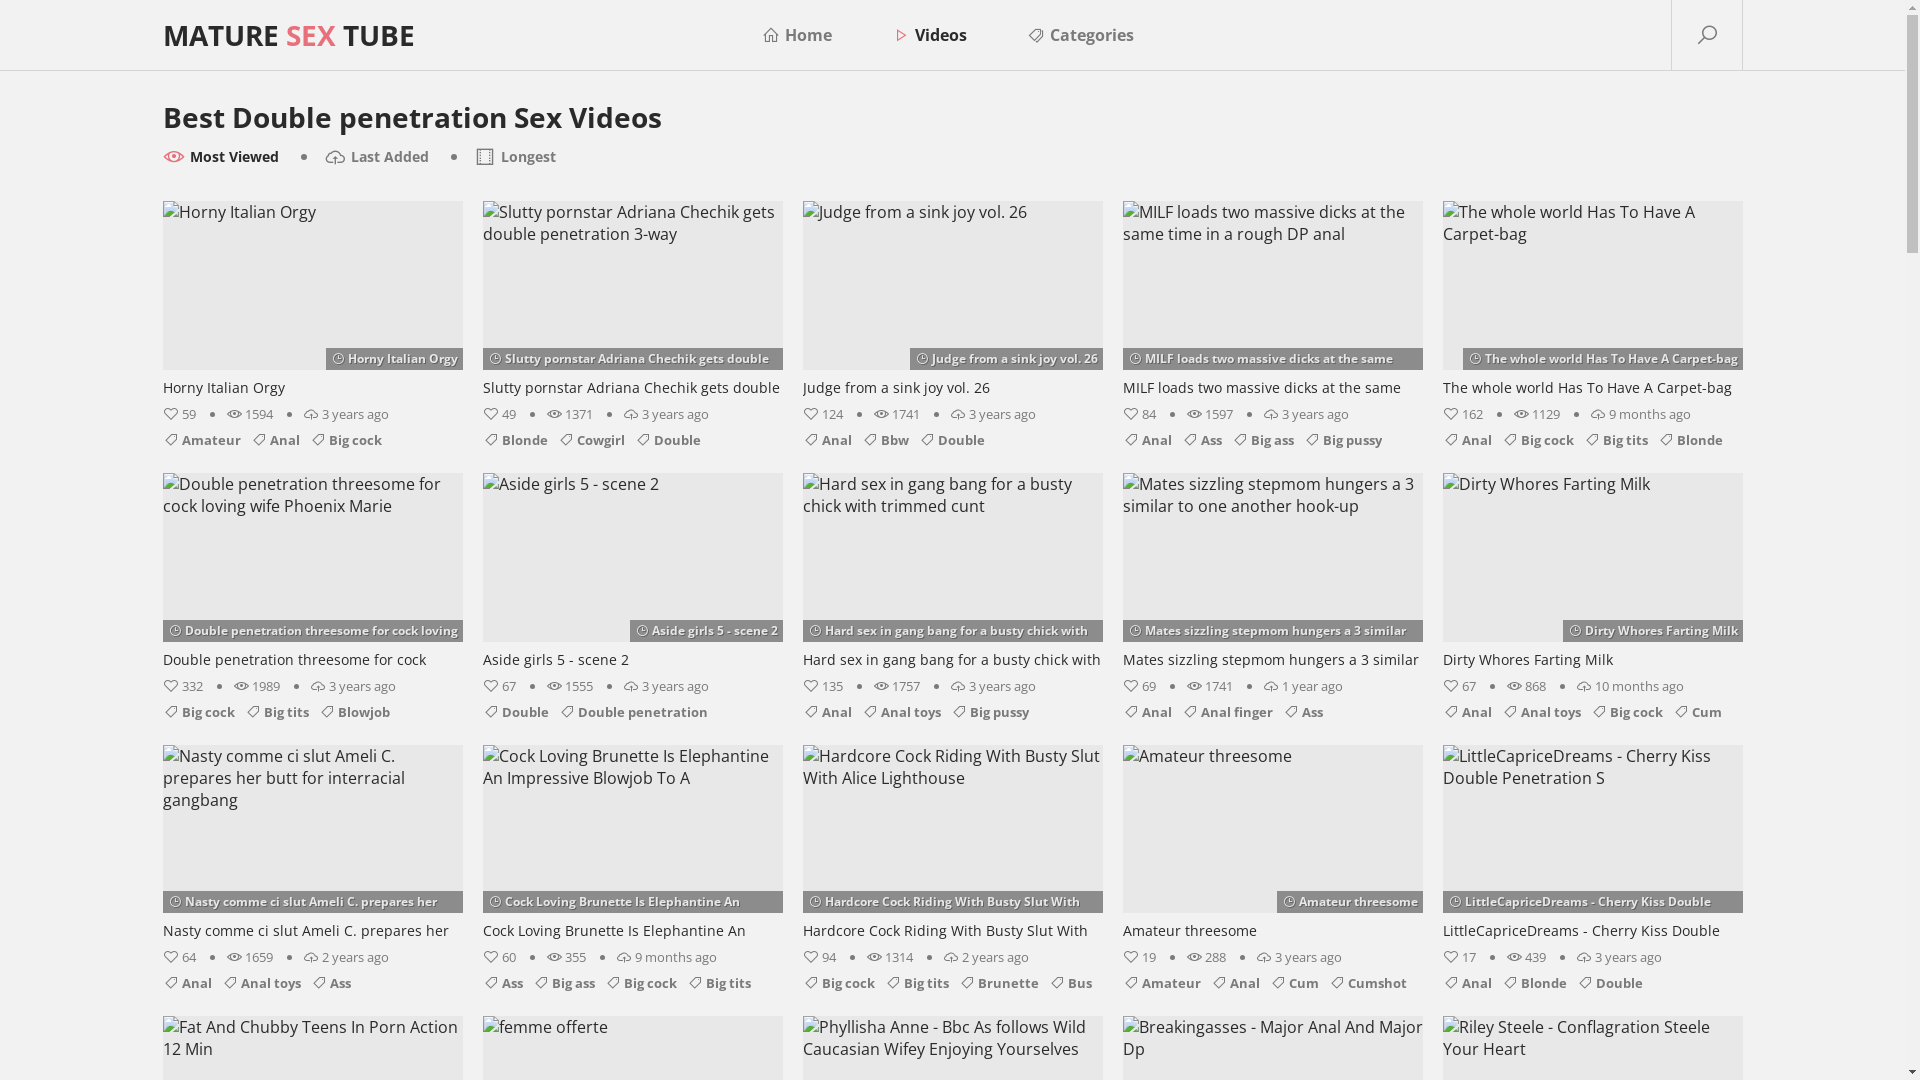 The height and width of the screenshot is (1080, 1920). What do you see at coordinates (590, 438) in the screenshot?
I see `'Cowgirl'` at bounding box center [590, 438].